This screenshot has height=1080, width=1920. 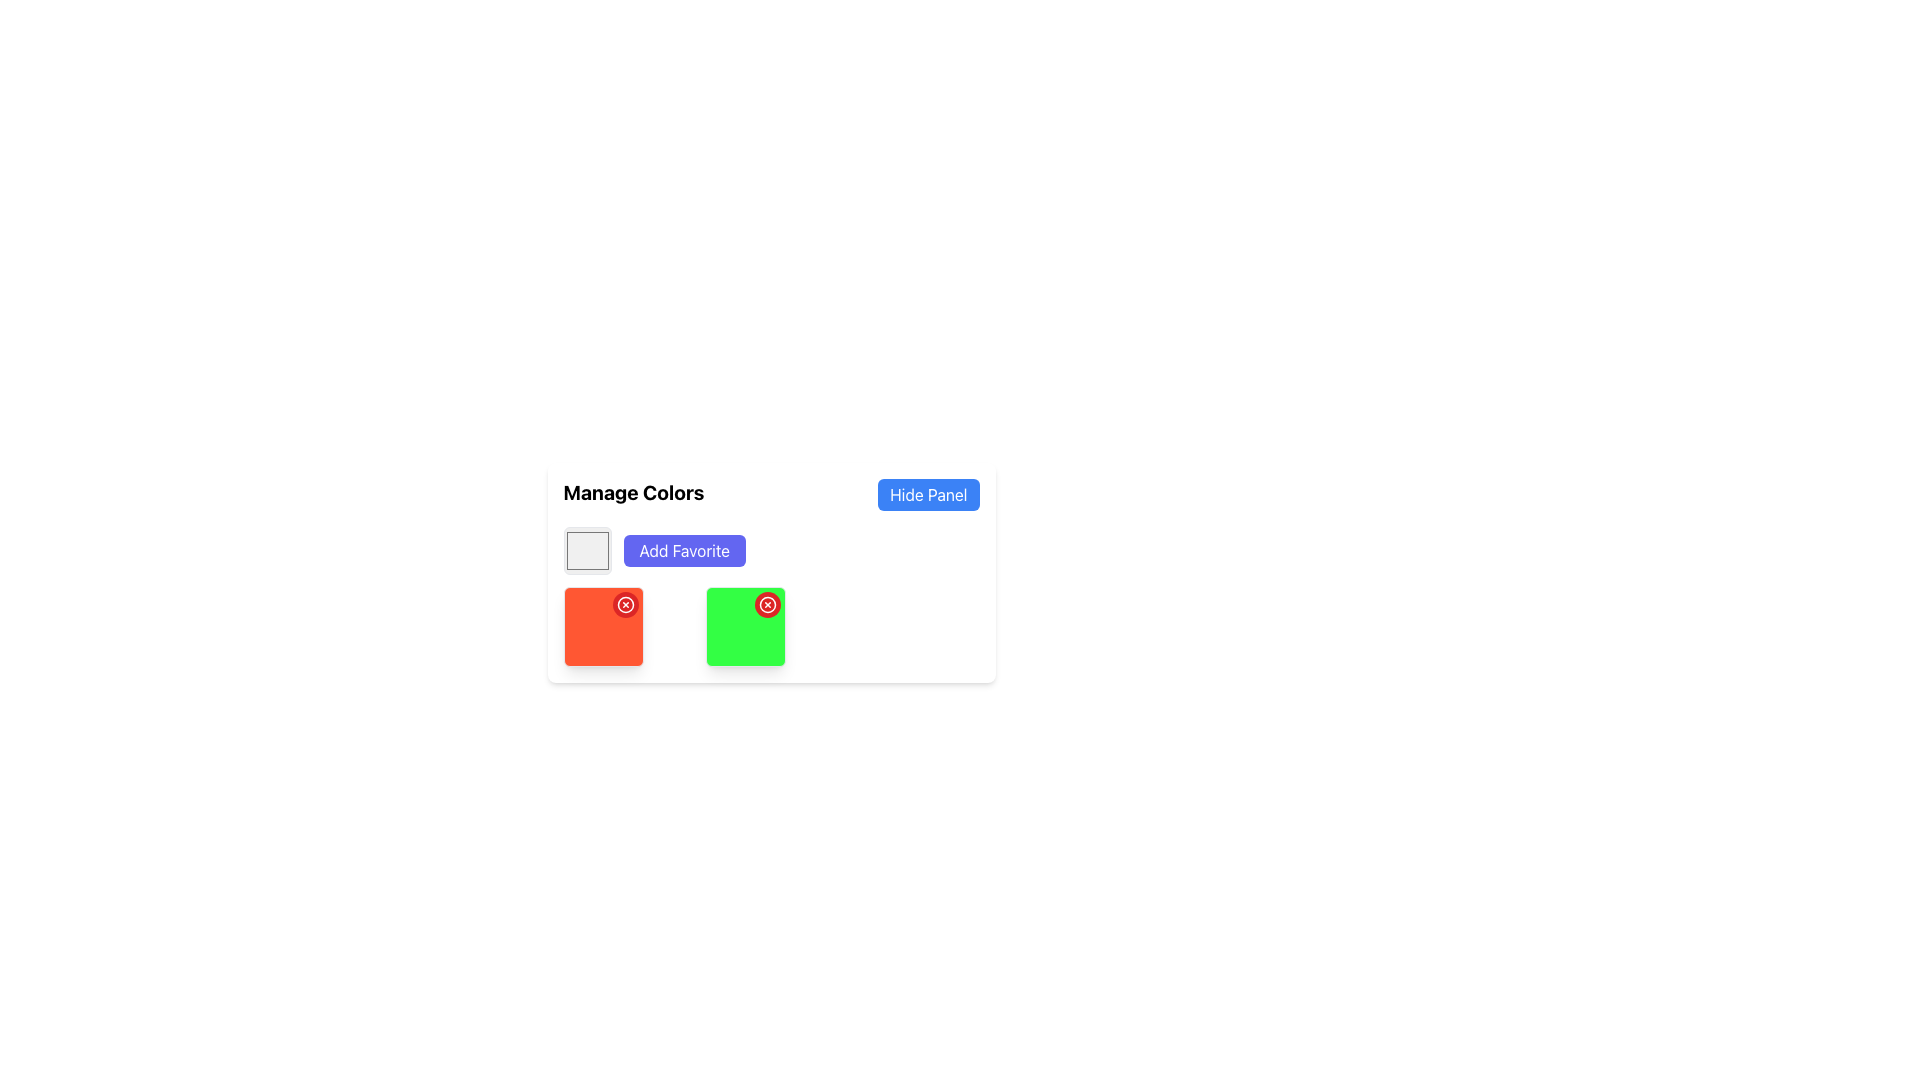 What do you see at coordinates (586, 551) in the screenshot?
I see `the color display or selector, which is a light gray square with rounded corners and a distinct border, located to the left of the 'Add Favorite' button in the color management section` at bounding box center [586, 551].